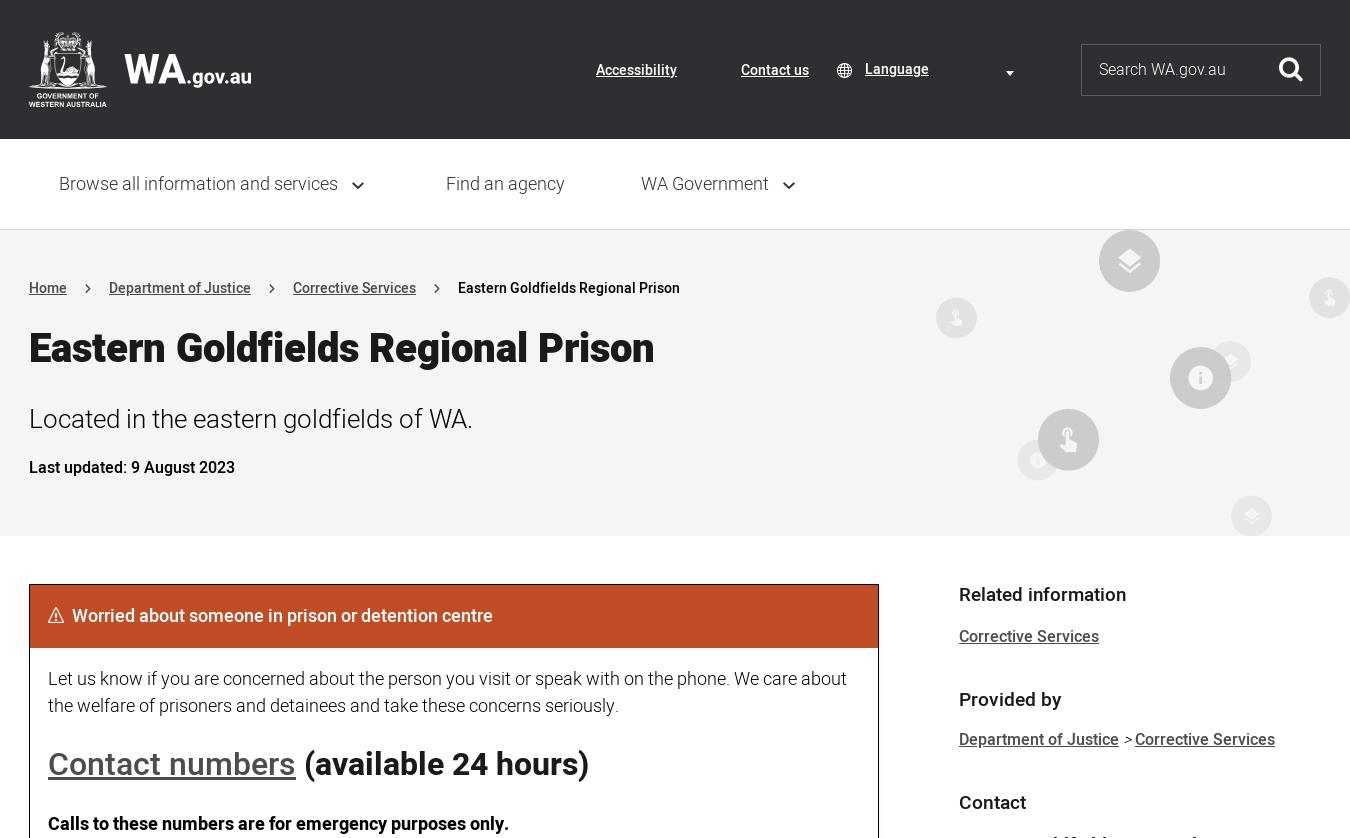 The height and width of the screenshot is (838, 1350). Describe the element at coordinates (636, 69) in the screenshot. I see `'Accessibility'` at that location.